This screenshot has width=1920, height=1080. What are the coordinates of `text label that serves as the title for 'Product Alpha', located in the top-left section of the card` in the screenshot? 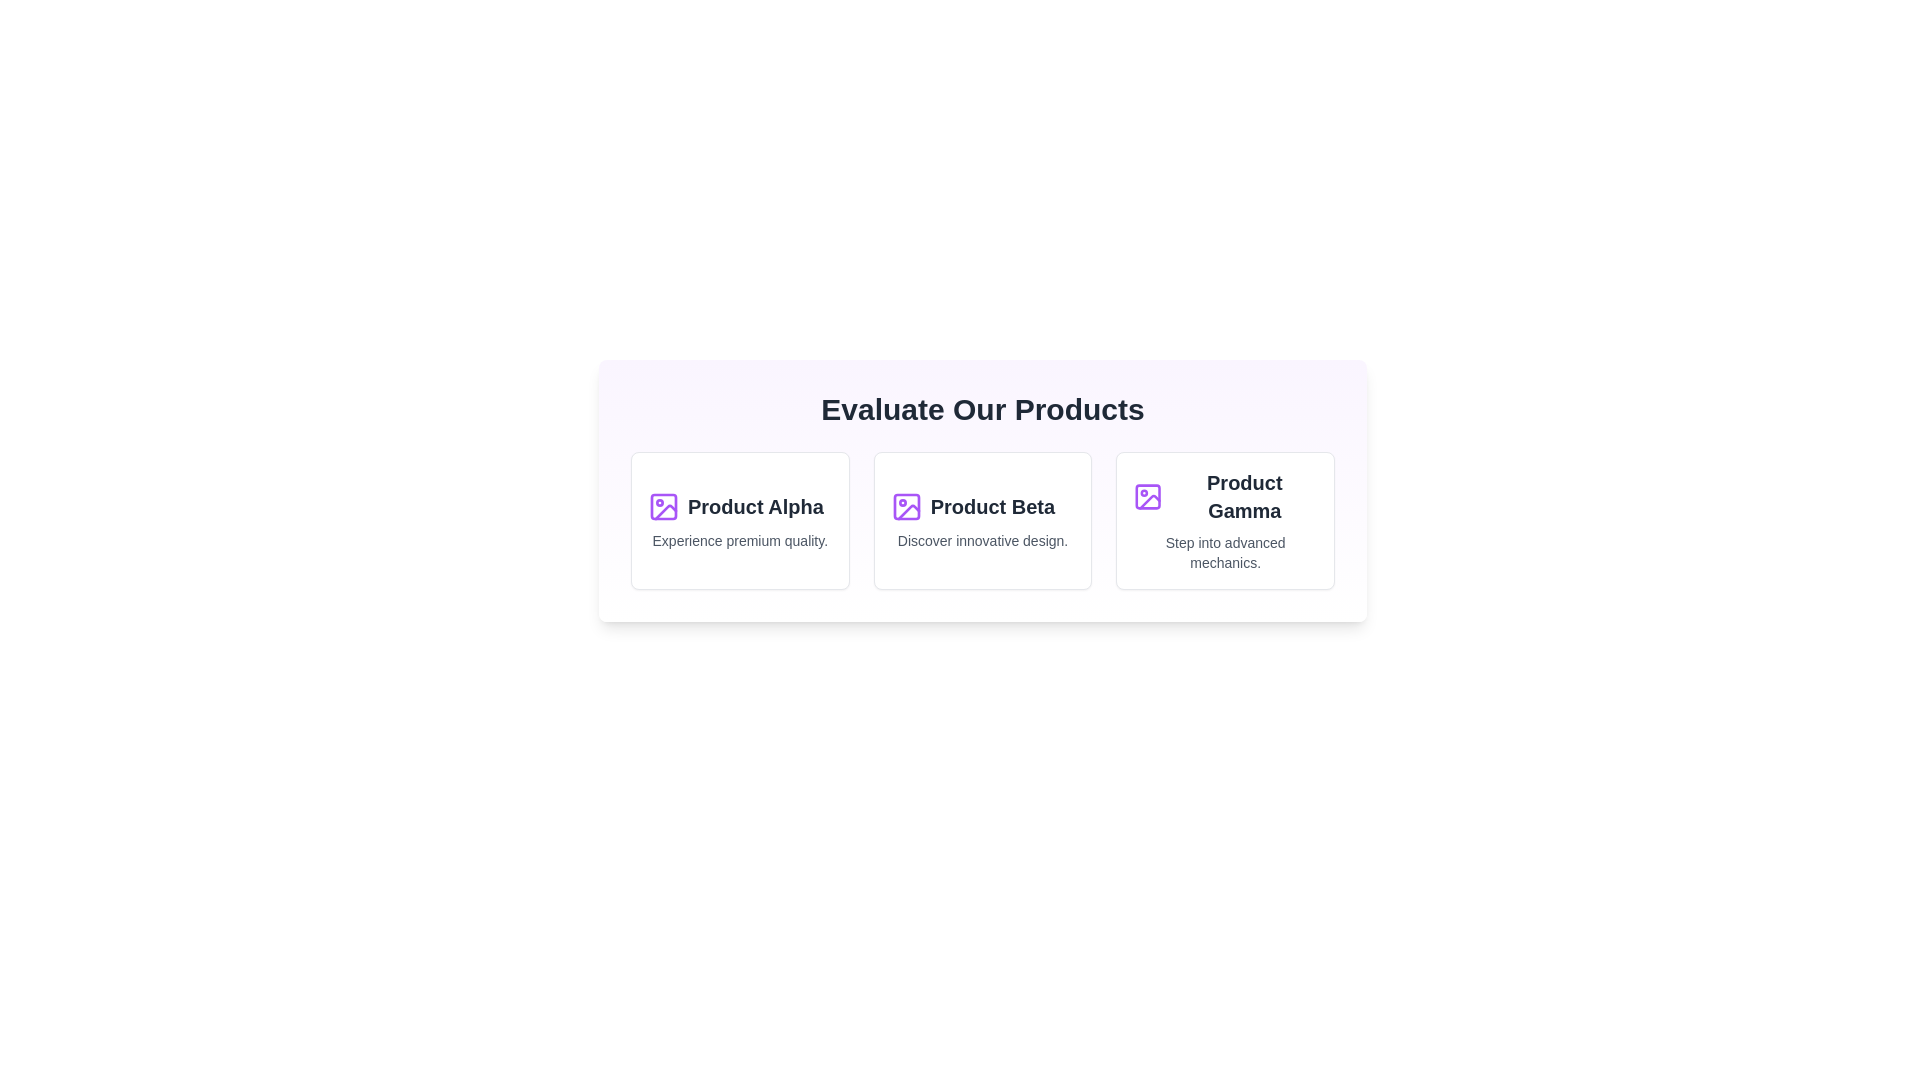 It's located at (754, 505).